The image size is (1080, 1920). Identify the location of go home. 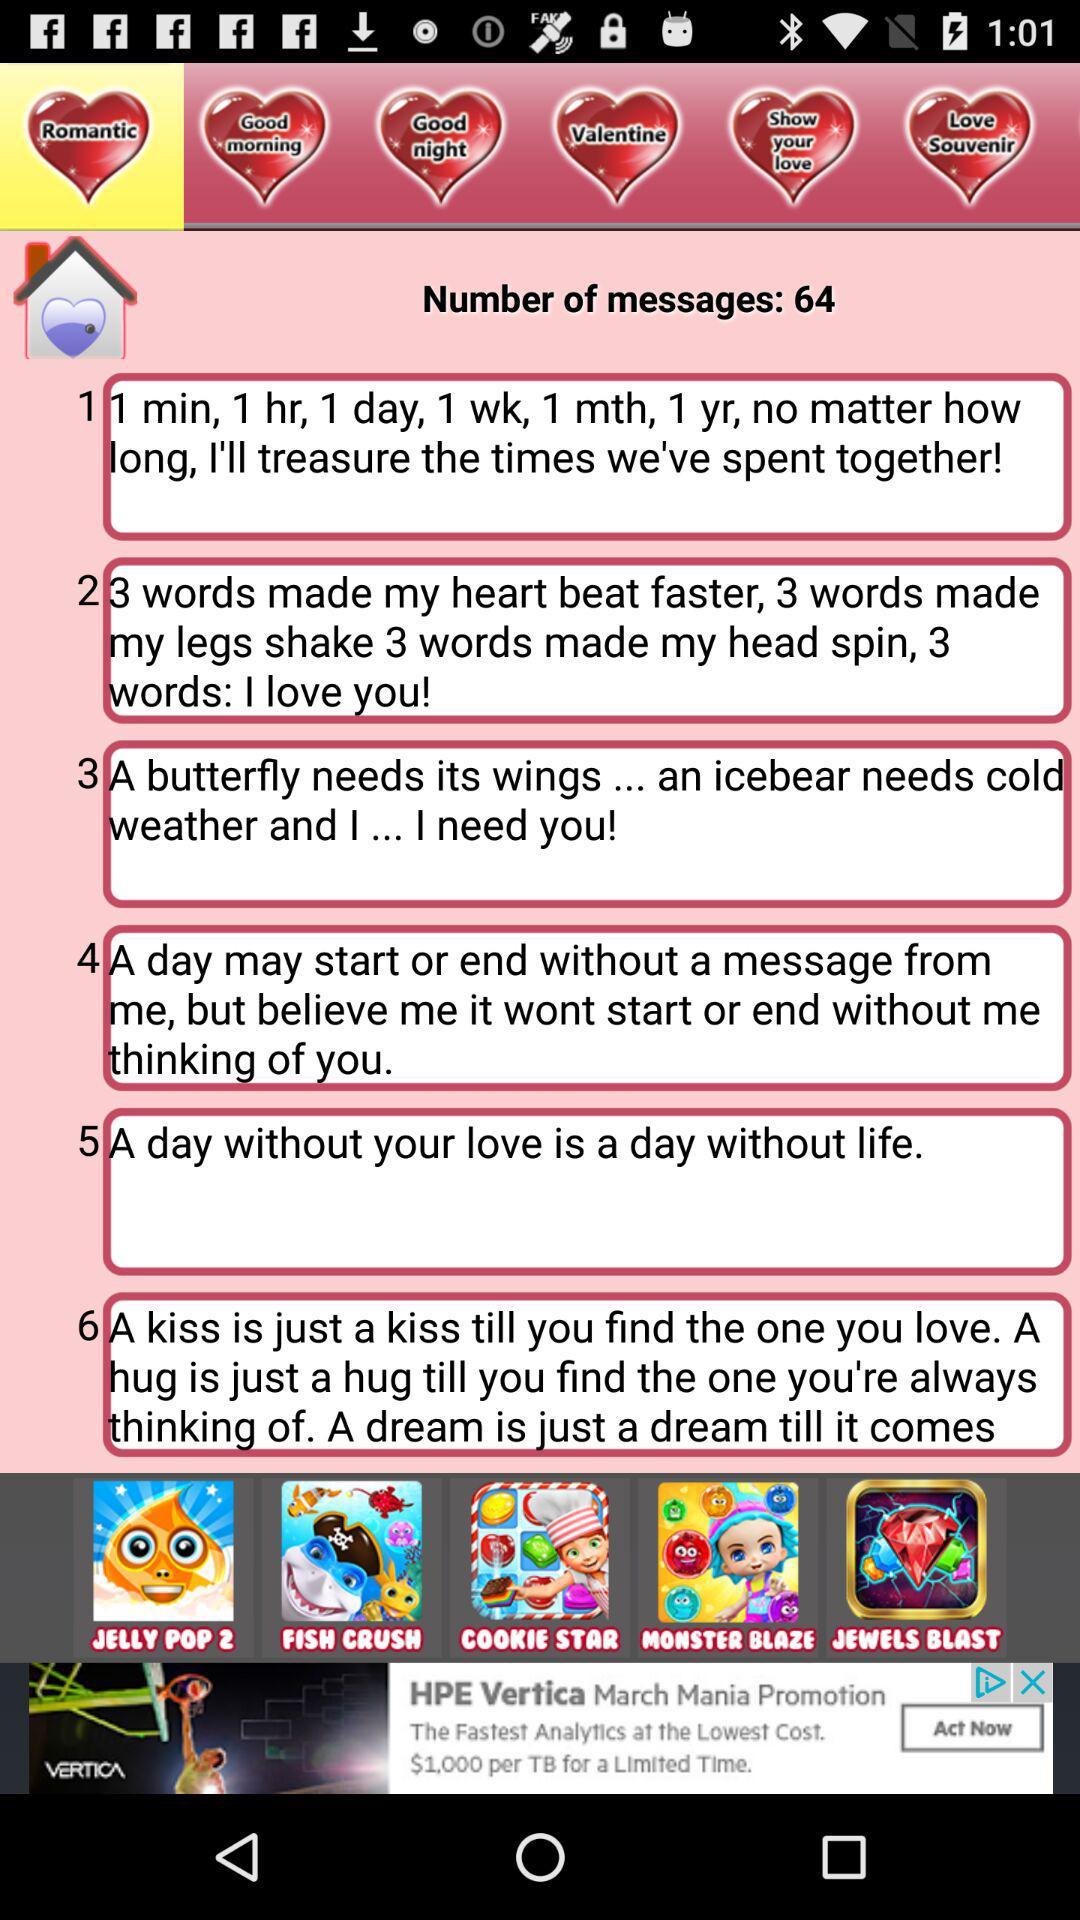
(74, 296).